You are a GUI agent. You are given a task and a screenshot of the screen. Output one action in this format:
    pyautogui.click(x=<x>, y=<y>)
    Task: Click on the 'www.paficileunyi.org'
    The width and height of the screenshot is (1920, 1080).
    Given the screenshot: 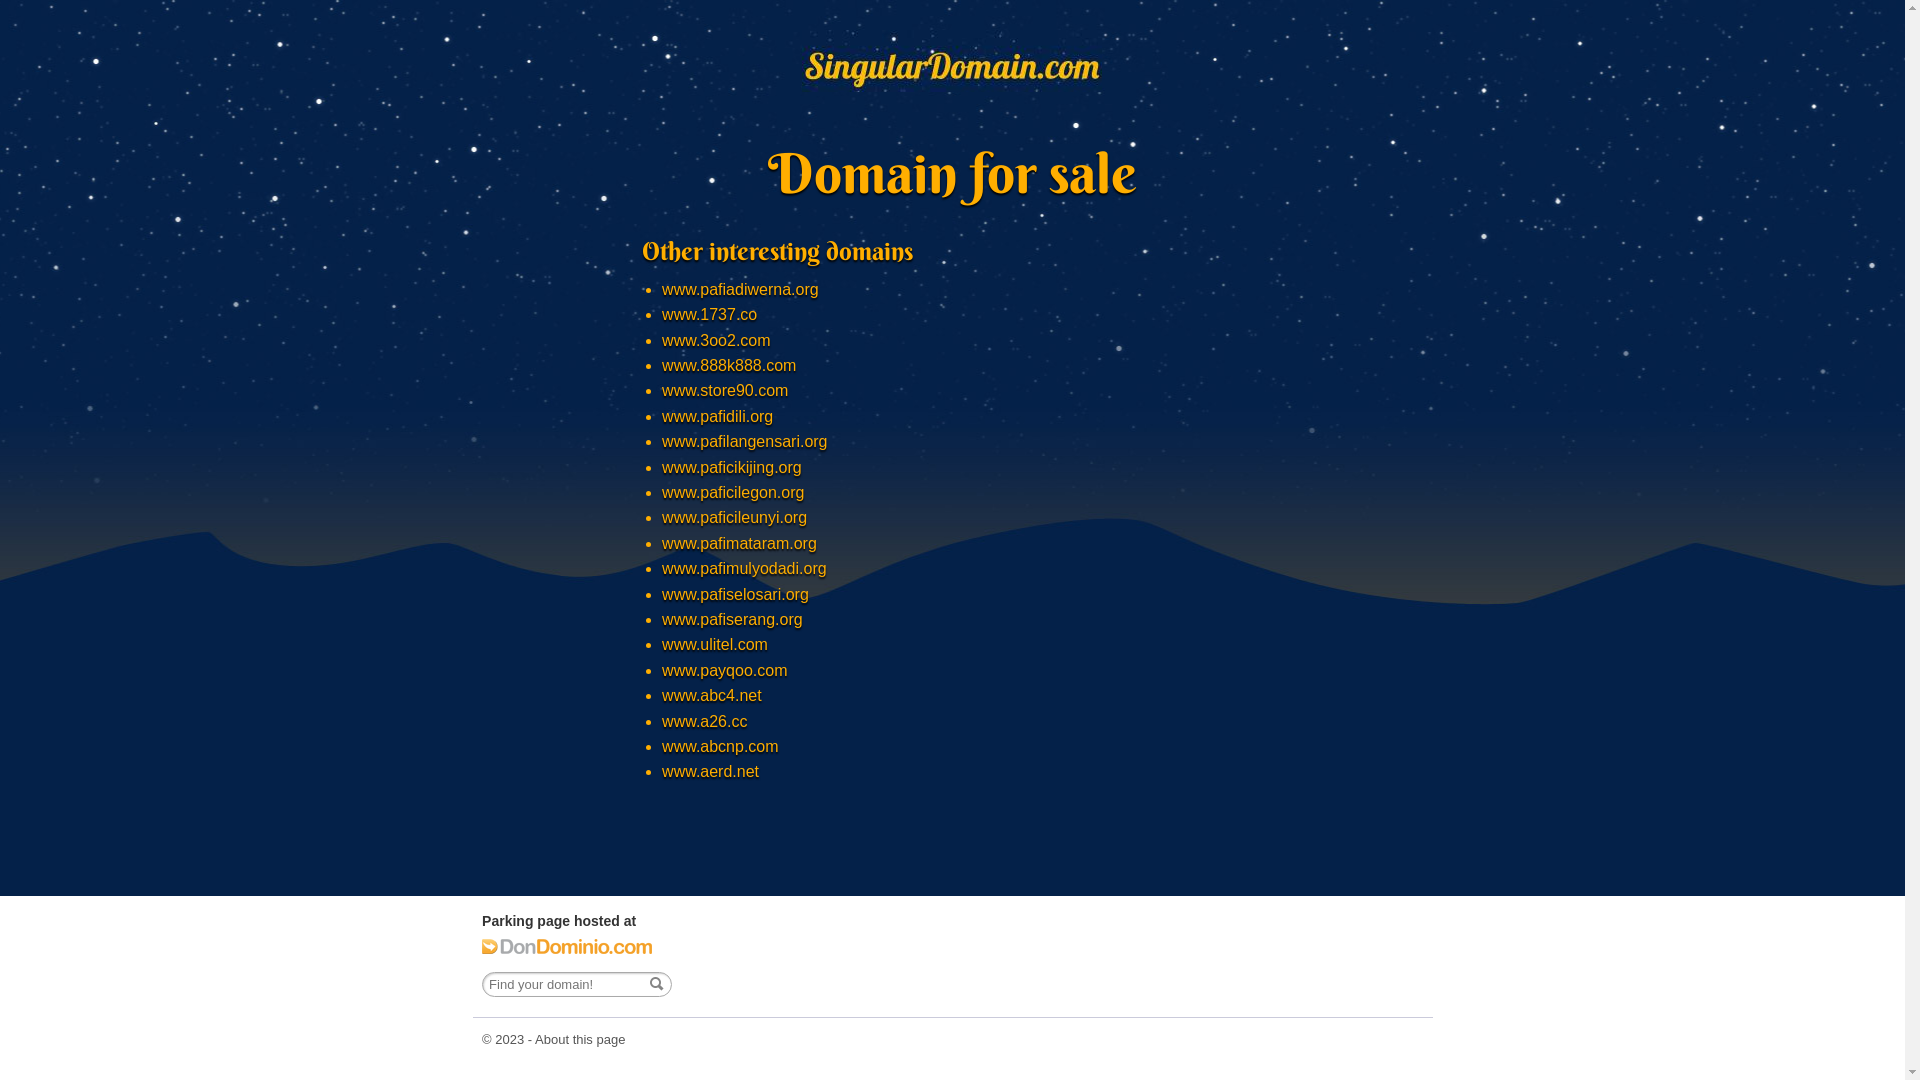 What is the action you would take?
    pyautogui.click(x=733, y=516)
    